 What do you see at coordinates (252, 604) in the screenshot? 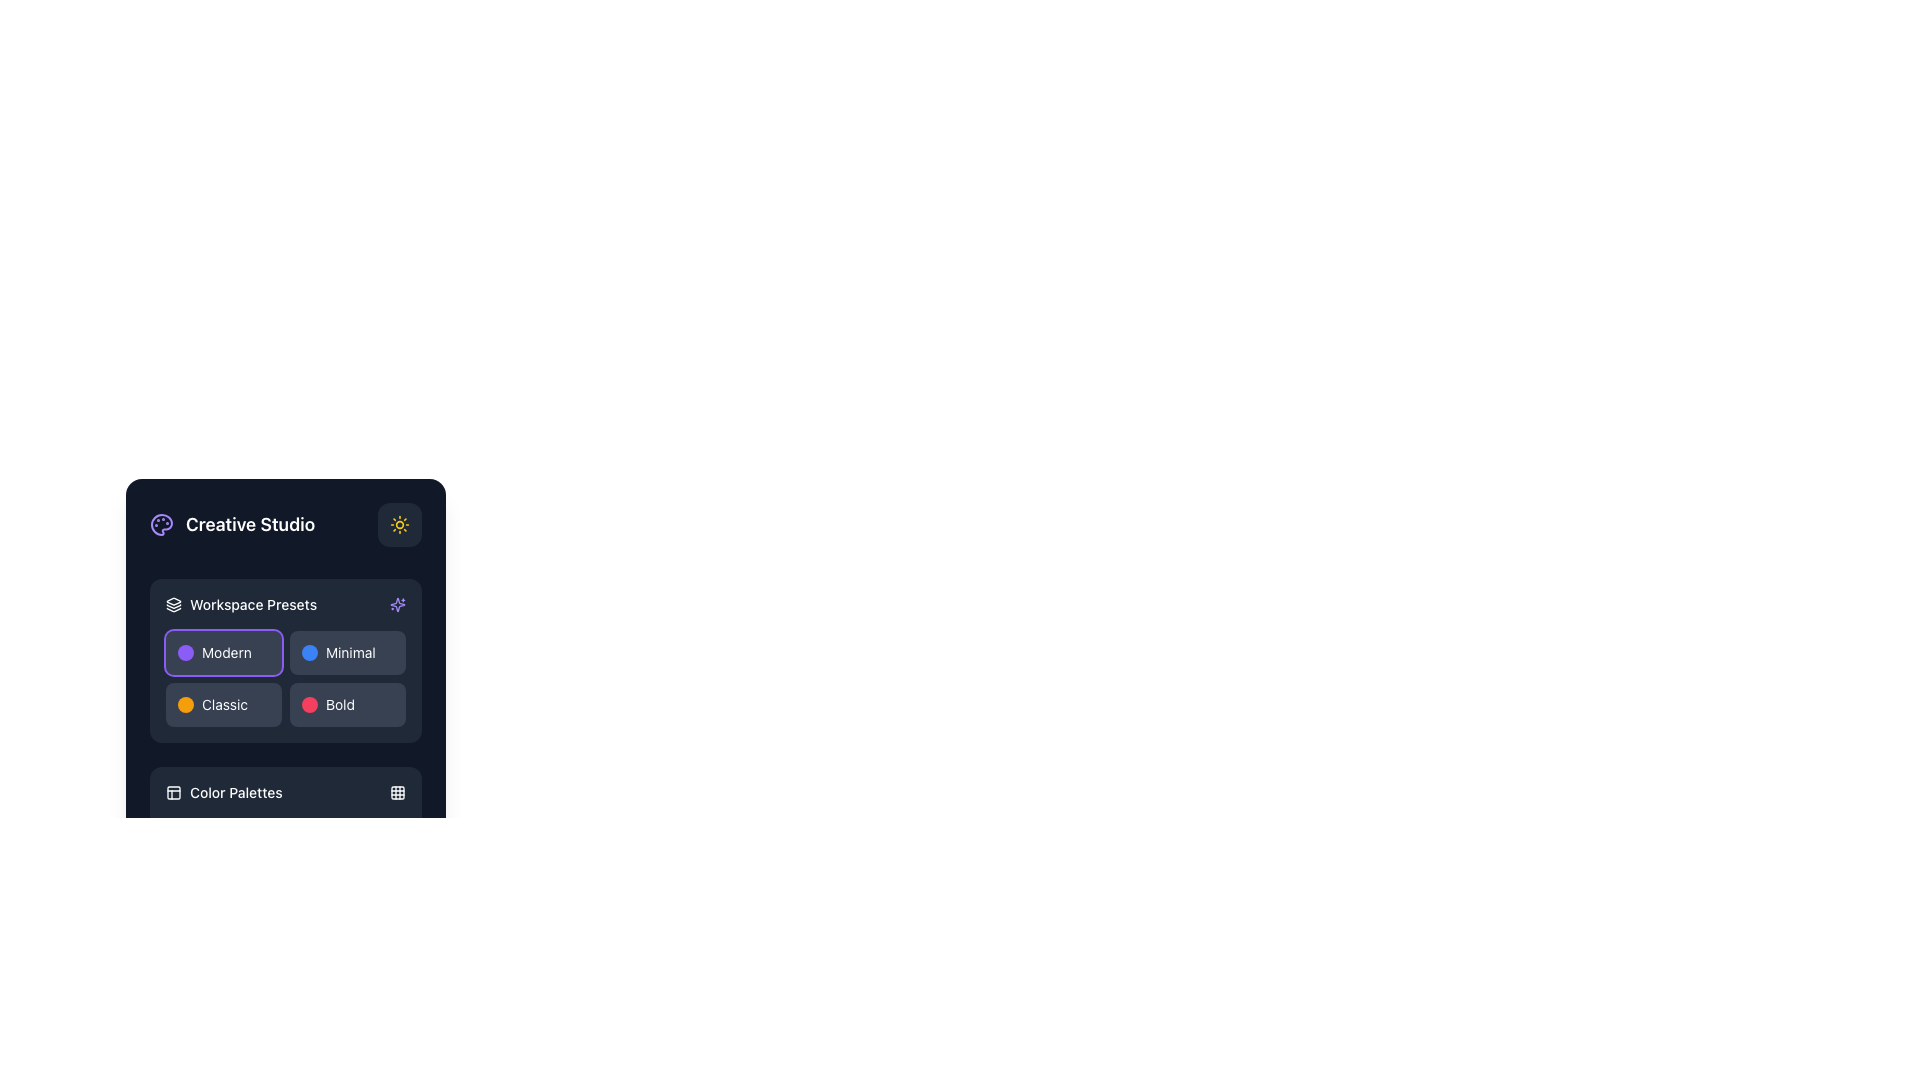
I see `the Text label that serves as a descriptive heading for the adjacent preset options, located to the right of a 'layers' icon and to the left of a small settings icon` at bounding box center [252, 604].